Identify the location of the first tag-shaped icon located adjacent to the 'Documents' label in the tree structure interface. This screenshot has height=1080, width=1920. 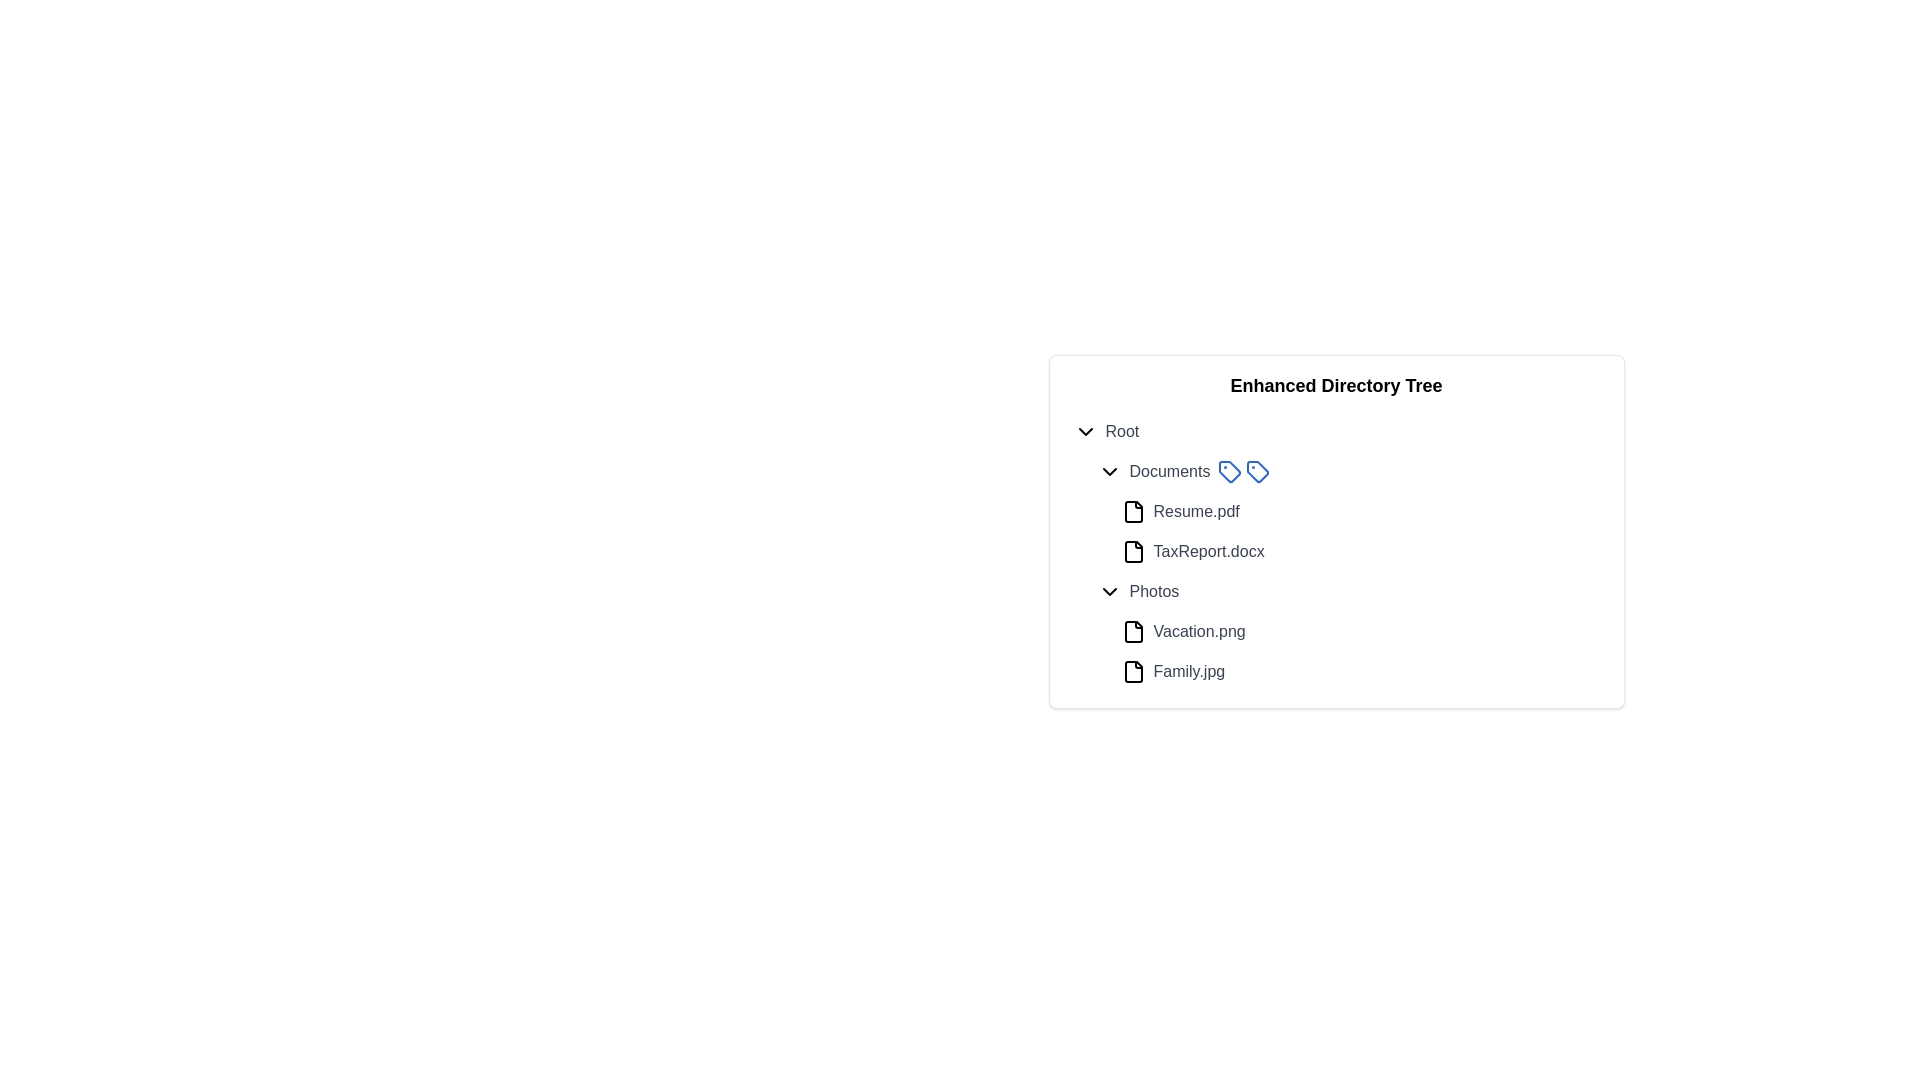
(1229, 471).